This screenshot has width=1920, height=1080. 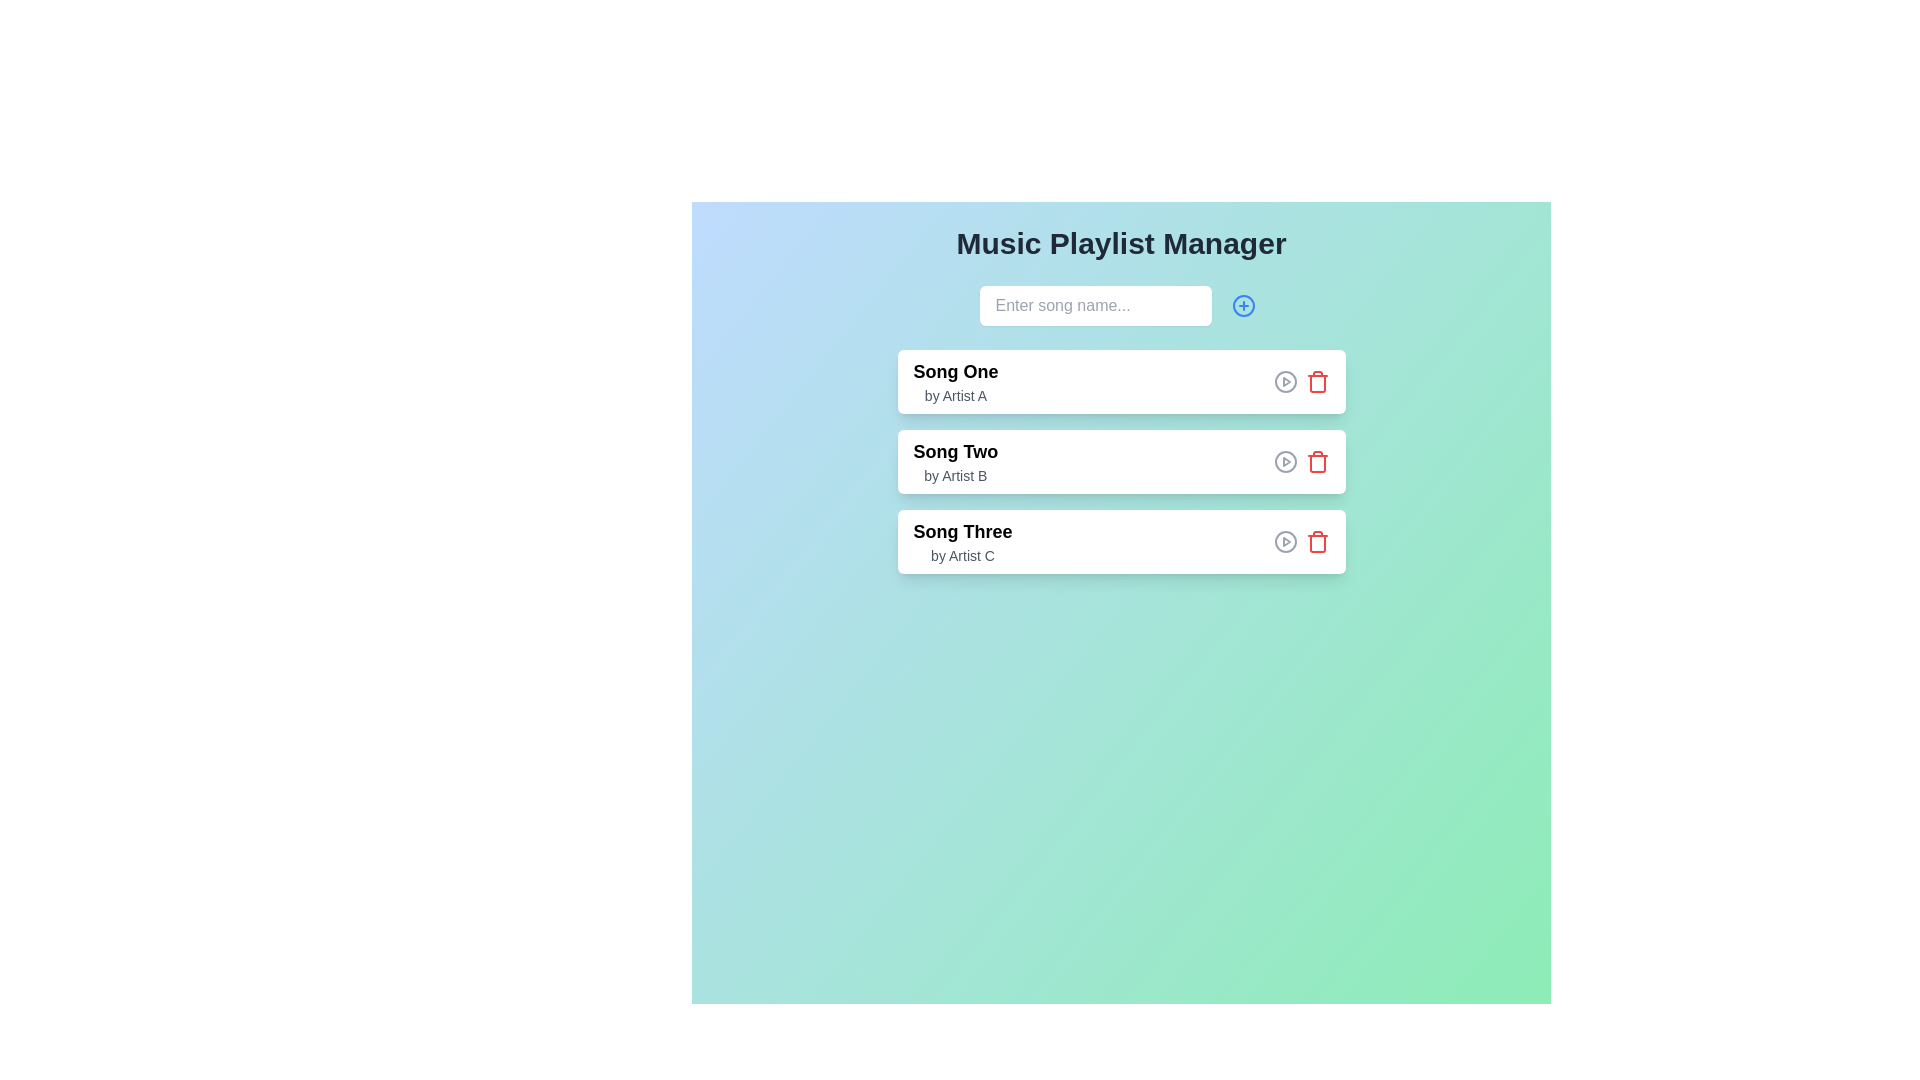 I want to click on the text label that reads 'by Artist C', which is a small light gray font positioned below 'Song Three' in the third playlist entry, so click(x=963, y=555).